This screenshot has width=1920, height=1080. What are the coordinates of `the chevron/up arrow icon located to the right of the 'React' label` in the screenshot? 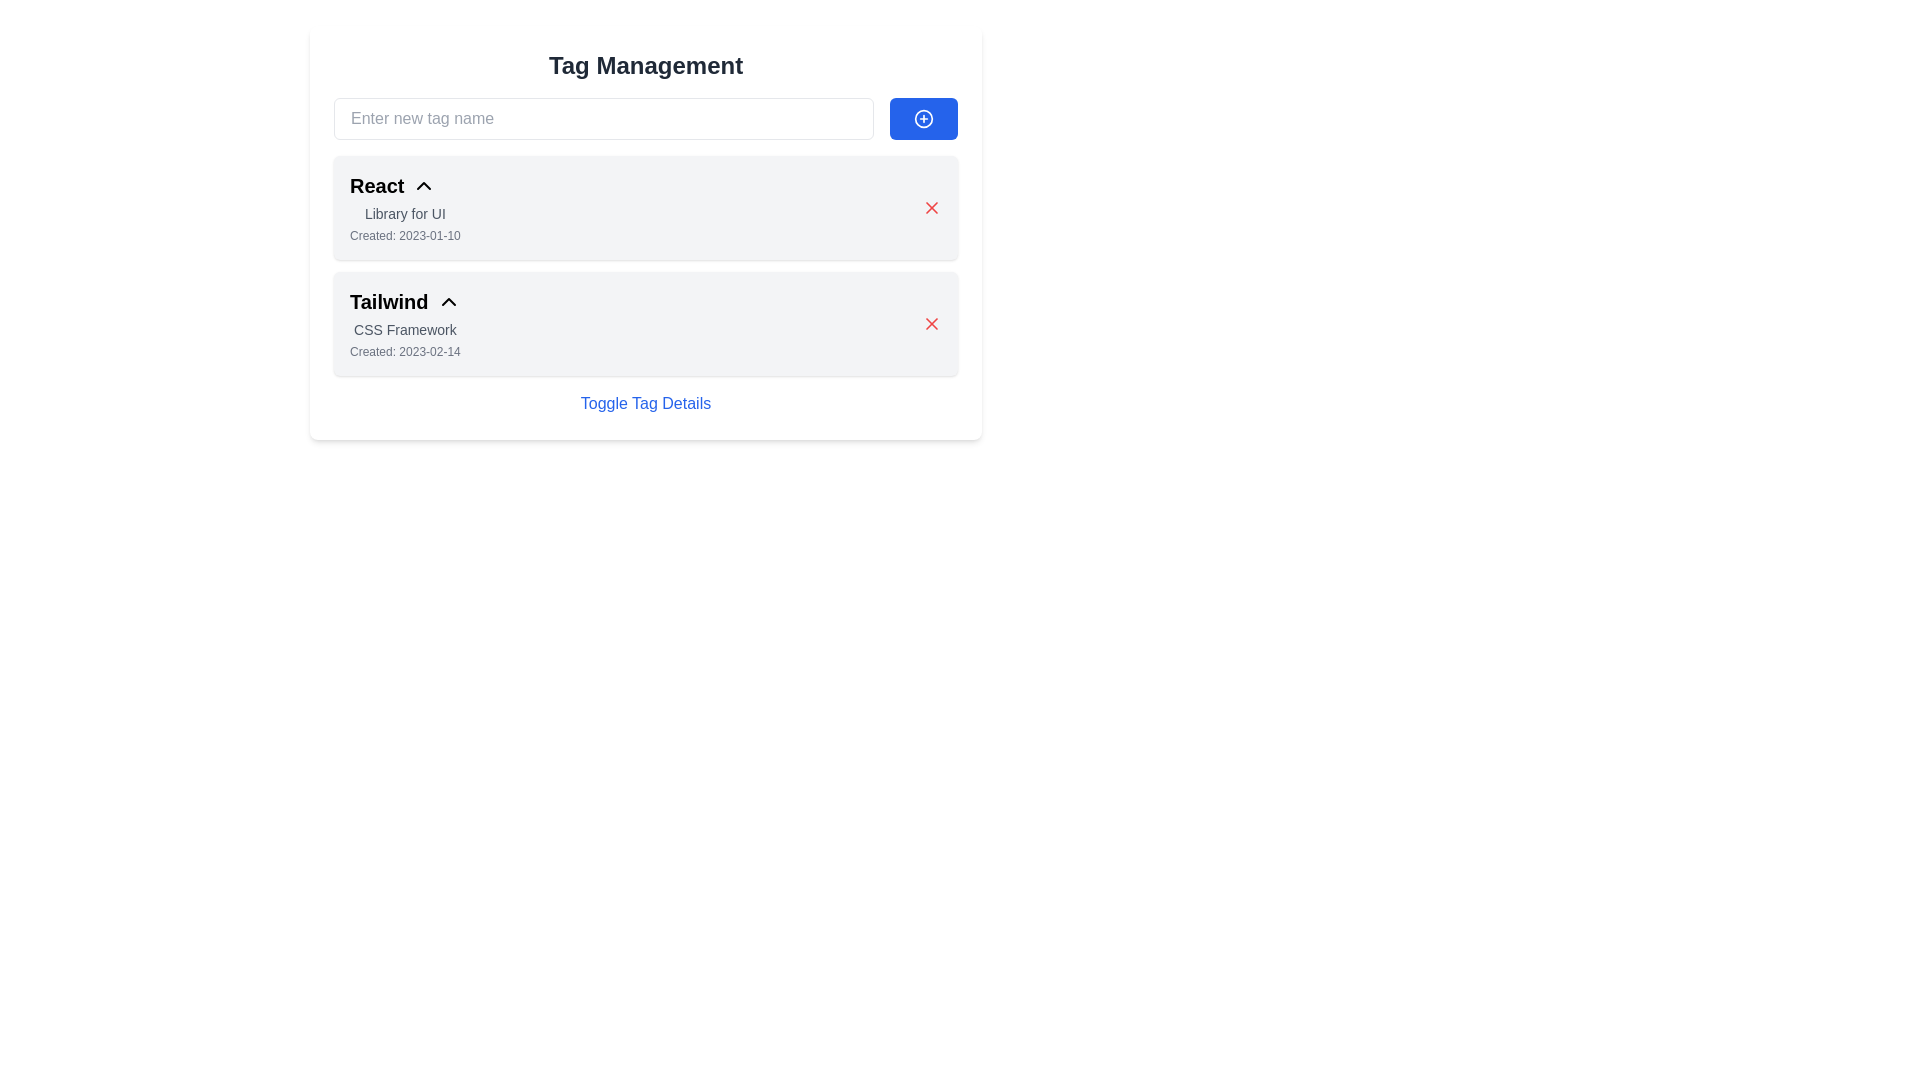 It's located at (423, 185).